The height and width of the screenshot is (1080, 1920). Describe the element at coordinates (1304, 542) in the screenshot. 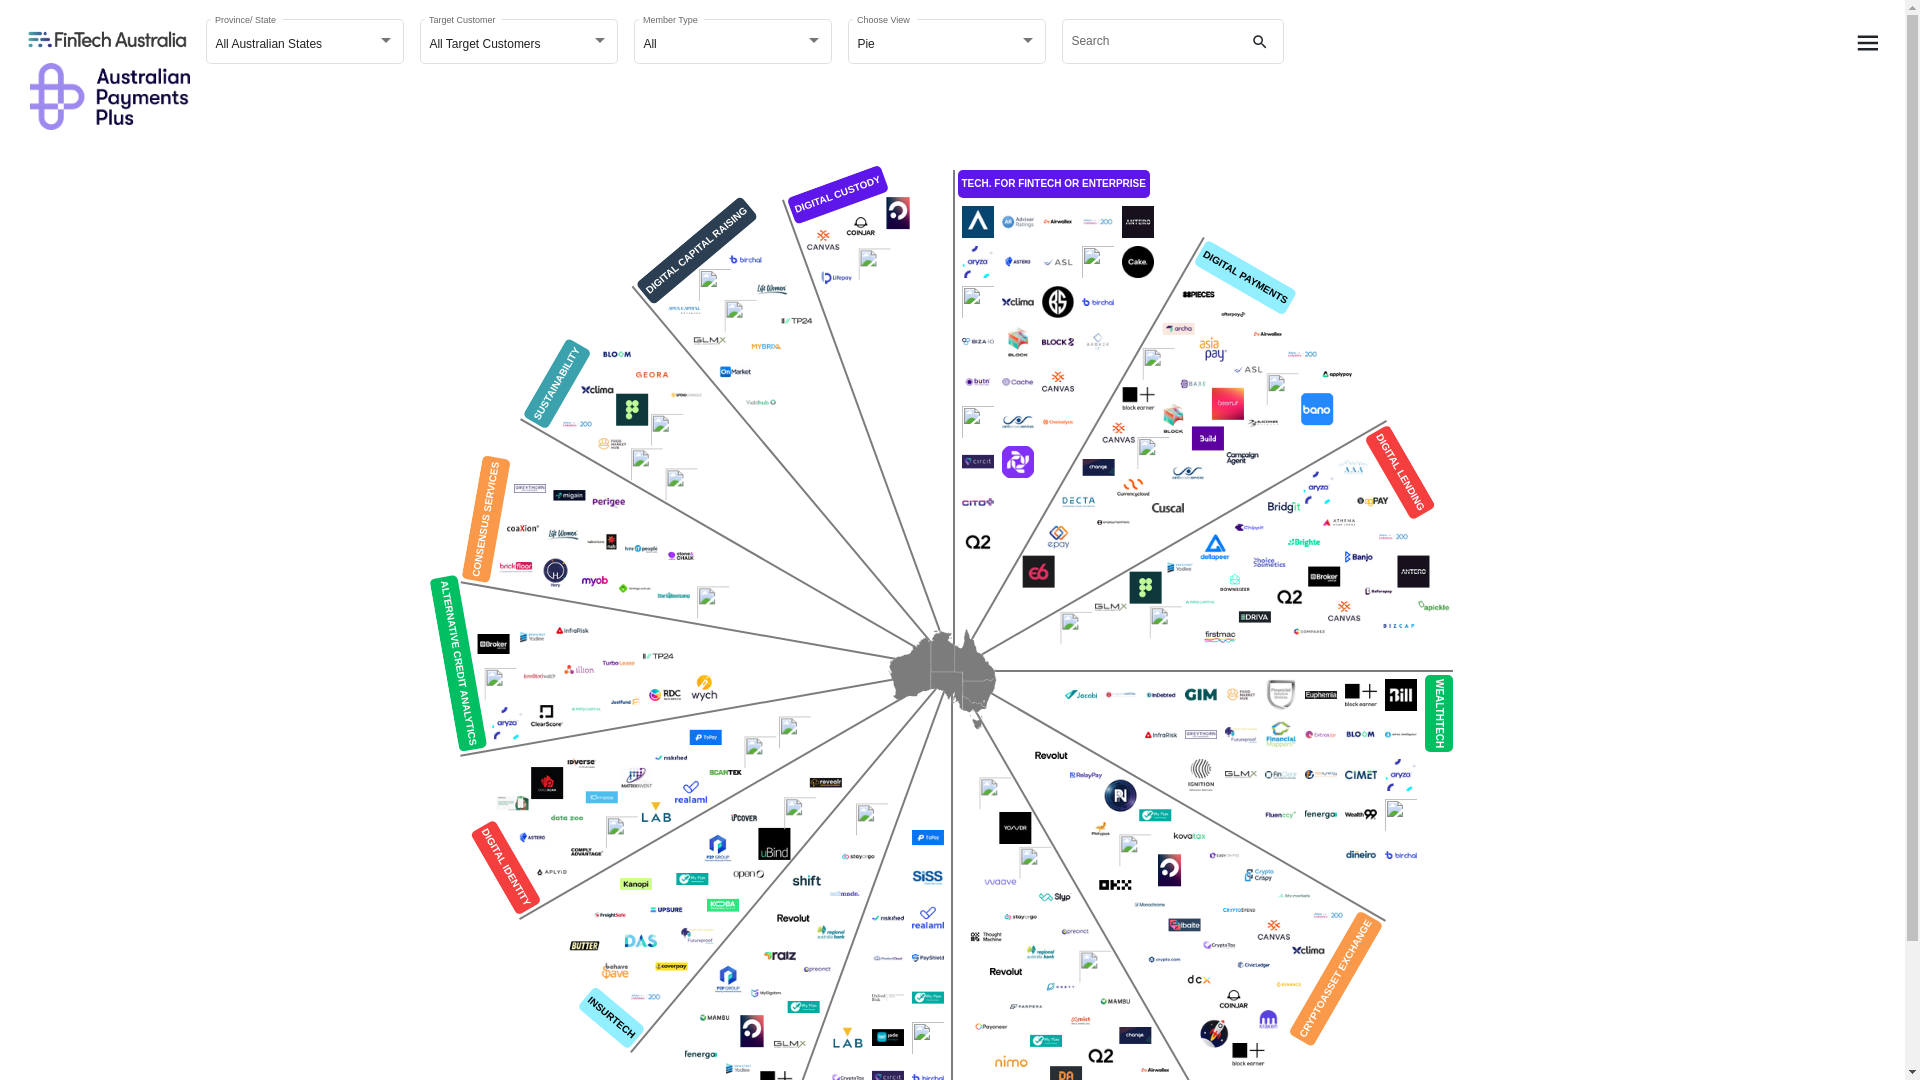

I see `'Brighte'` at that location.